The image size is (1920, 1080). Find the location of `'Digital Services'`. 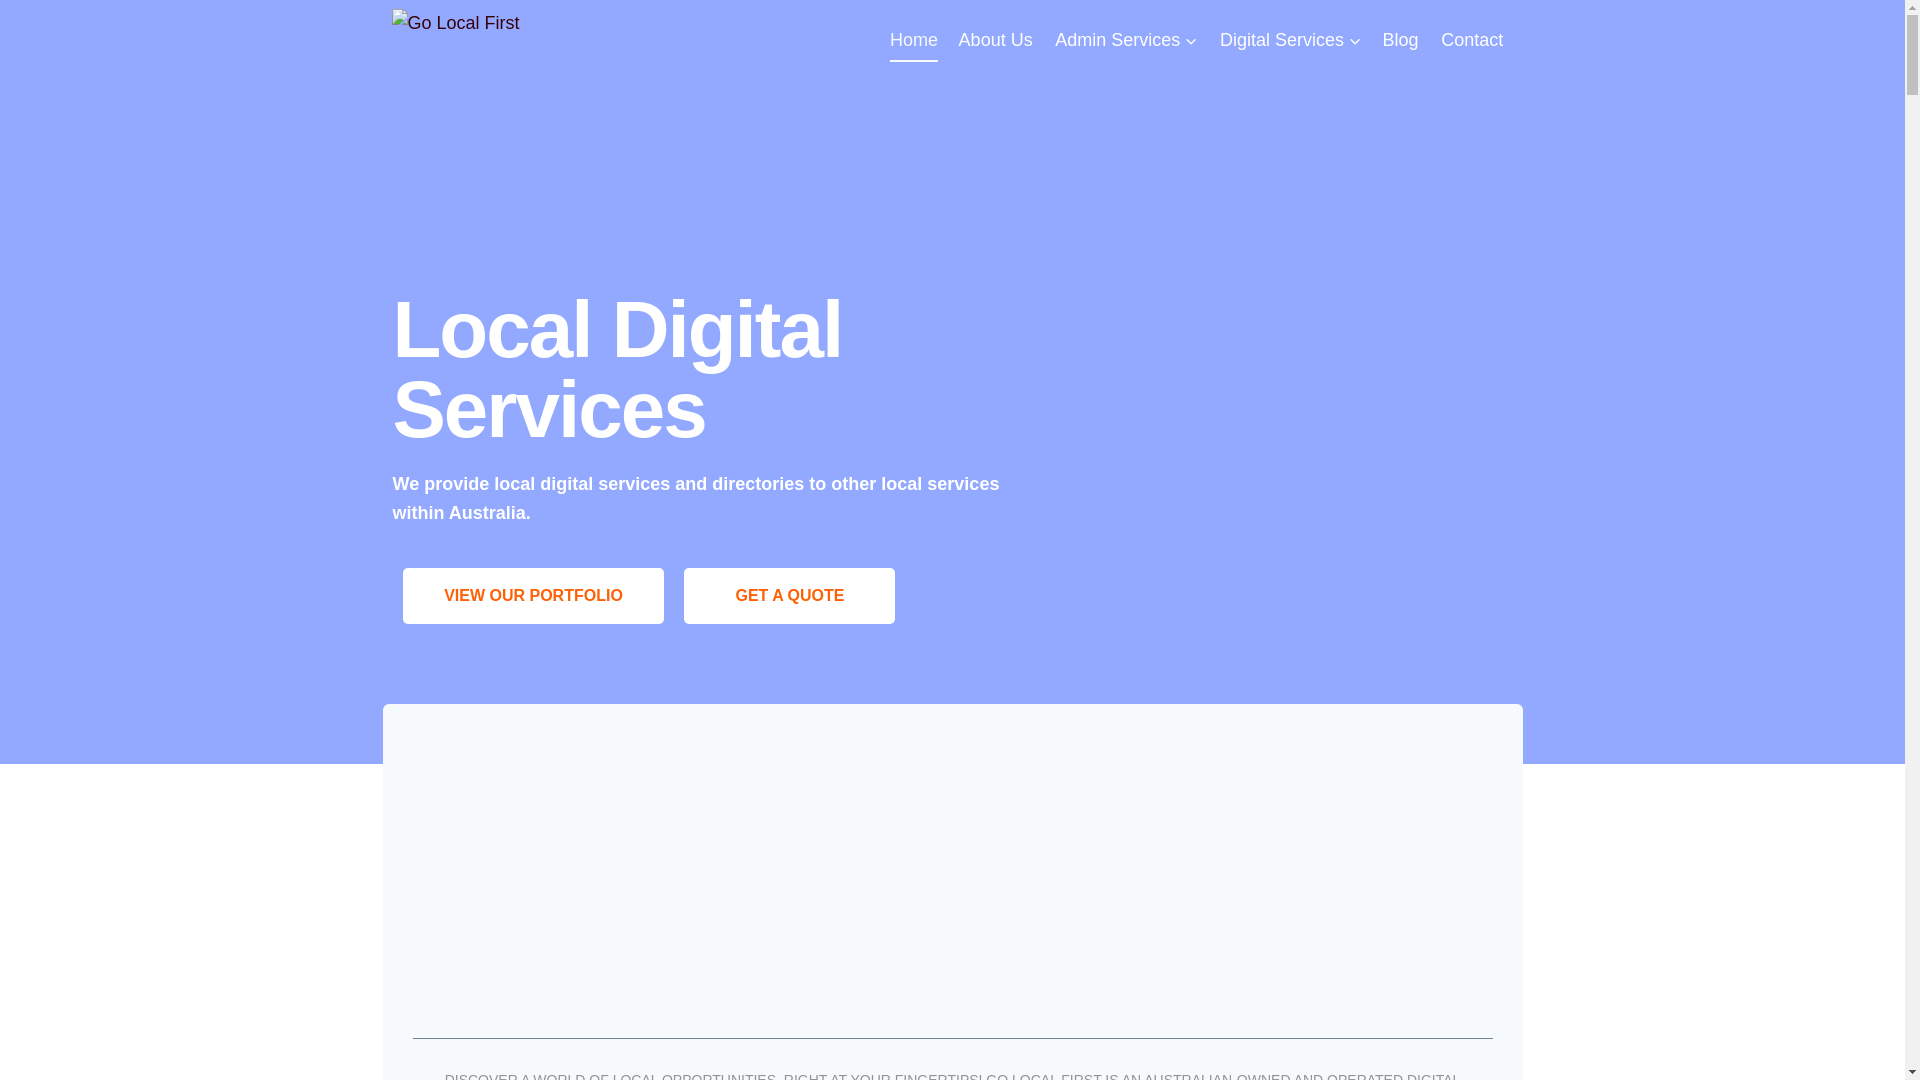

'Digital Services' is located at coordinates (1291, 39).